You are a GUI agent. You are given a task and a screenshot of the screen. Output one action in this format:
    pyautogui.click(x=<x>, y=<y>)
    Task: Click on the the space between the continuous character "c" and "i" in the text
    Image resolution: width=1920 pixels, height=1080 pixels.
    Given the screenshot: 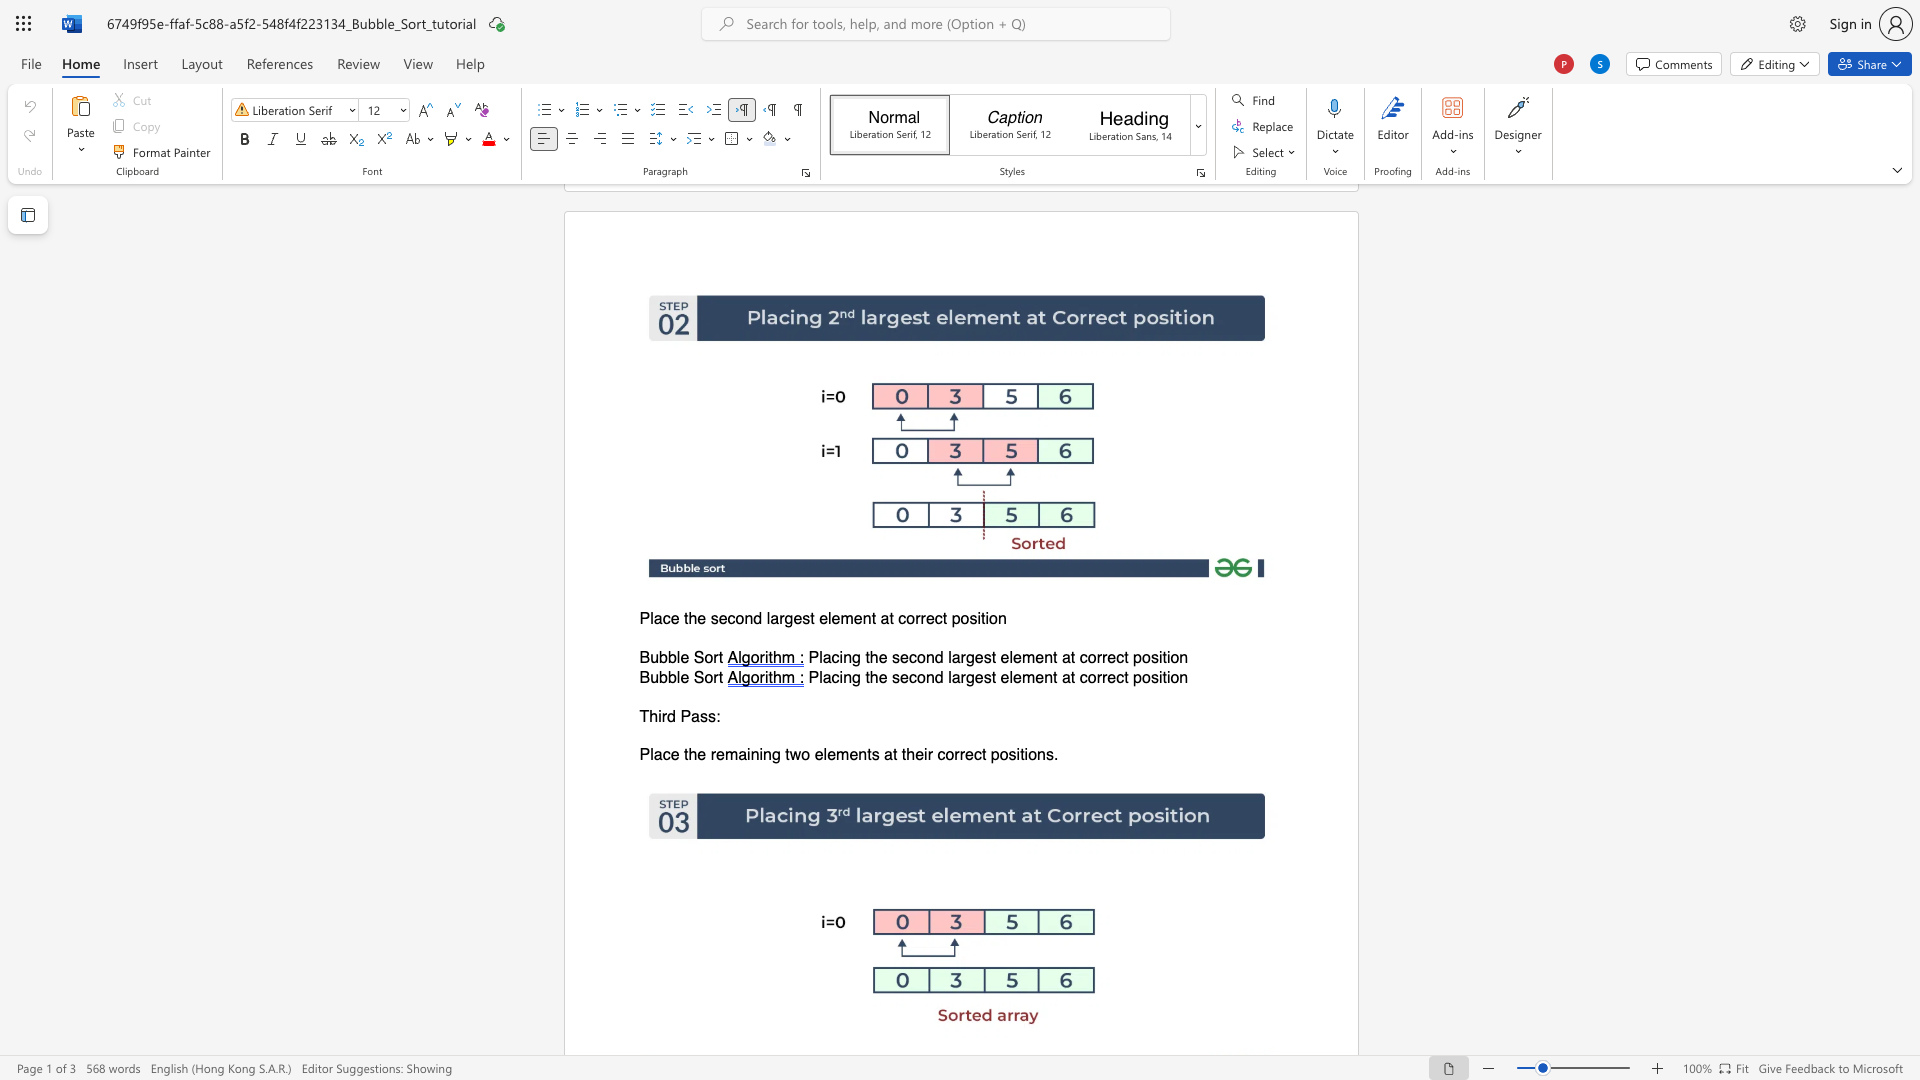 What is the action you would take?
    pyautogui.click(x=838, y=658)
    